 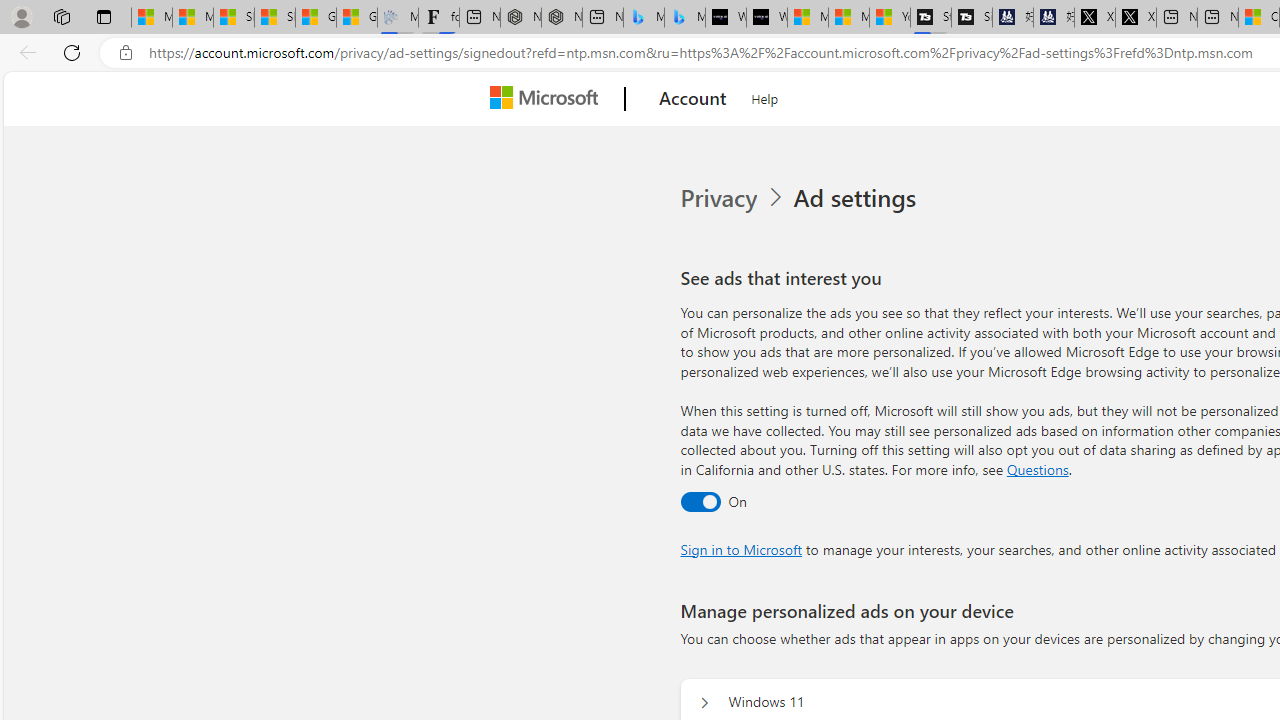 I want to click on 'Gilma and Hector both pose tropical trouble for Hawaii', so click(x=357, y=17).